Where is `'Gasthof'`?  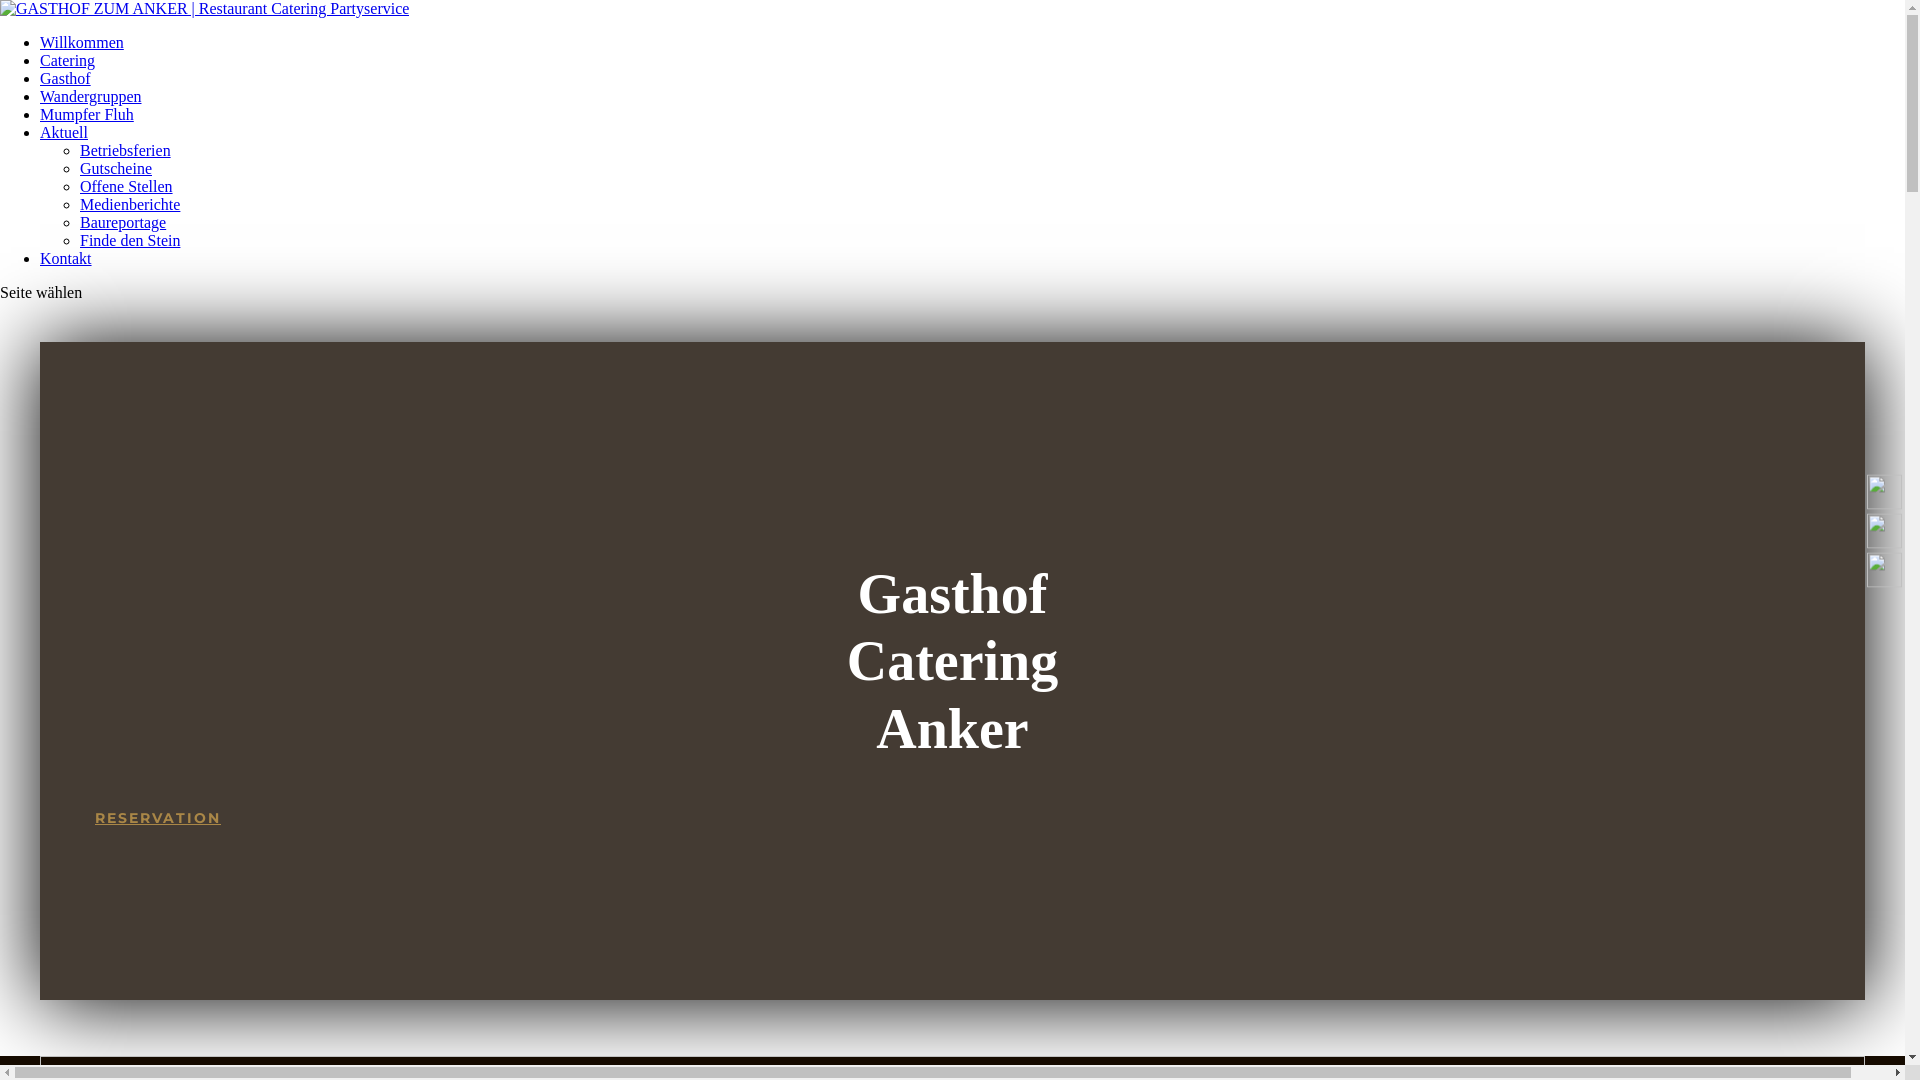 'Gasthof' is located at coordinates (65, 77).